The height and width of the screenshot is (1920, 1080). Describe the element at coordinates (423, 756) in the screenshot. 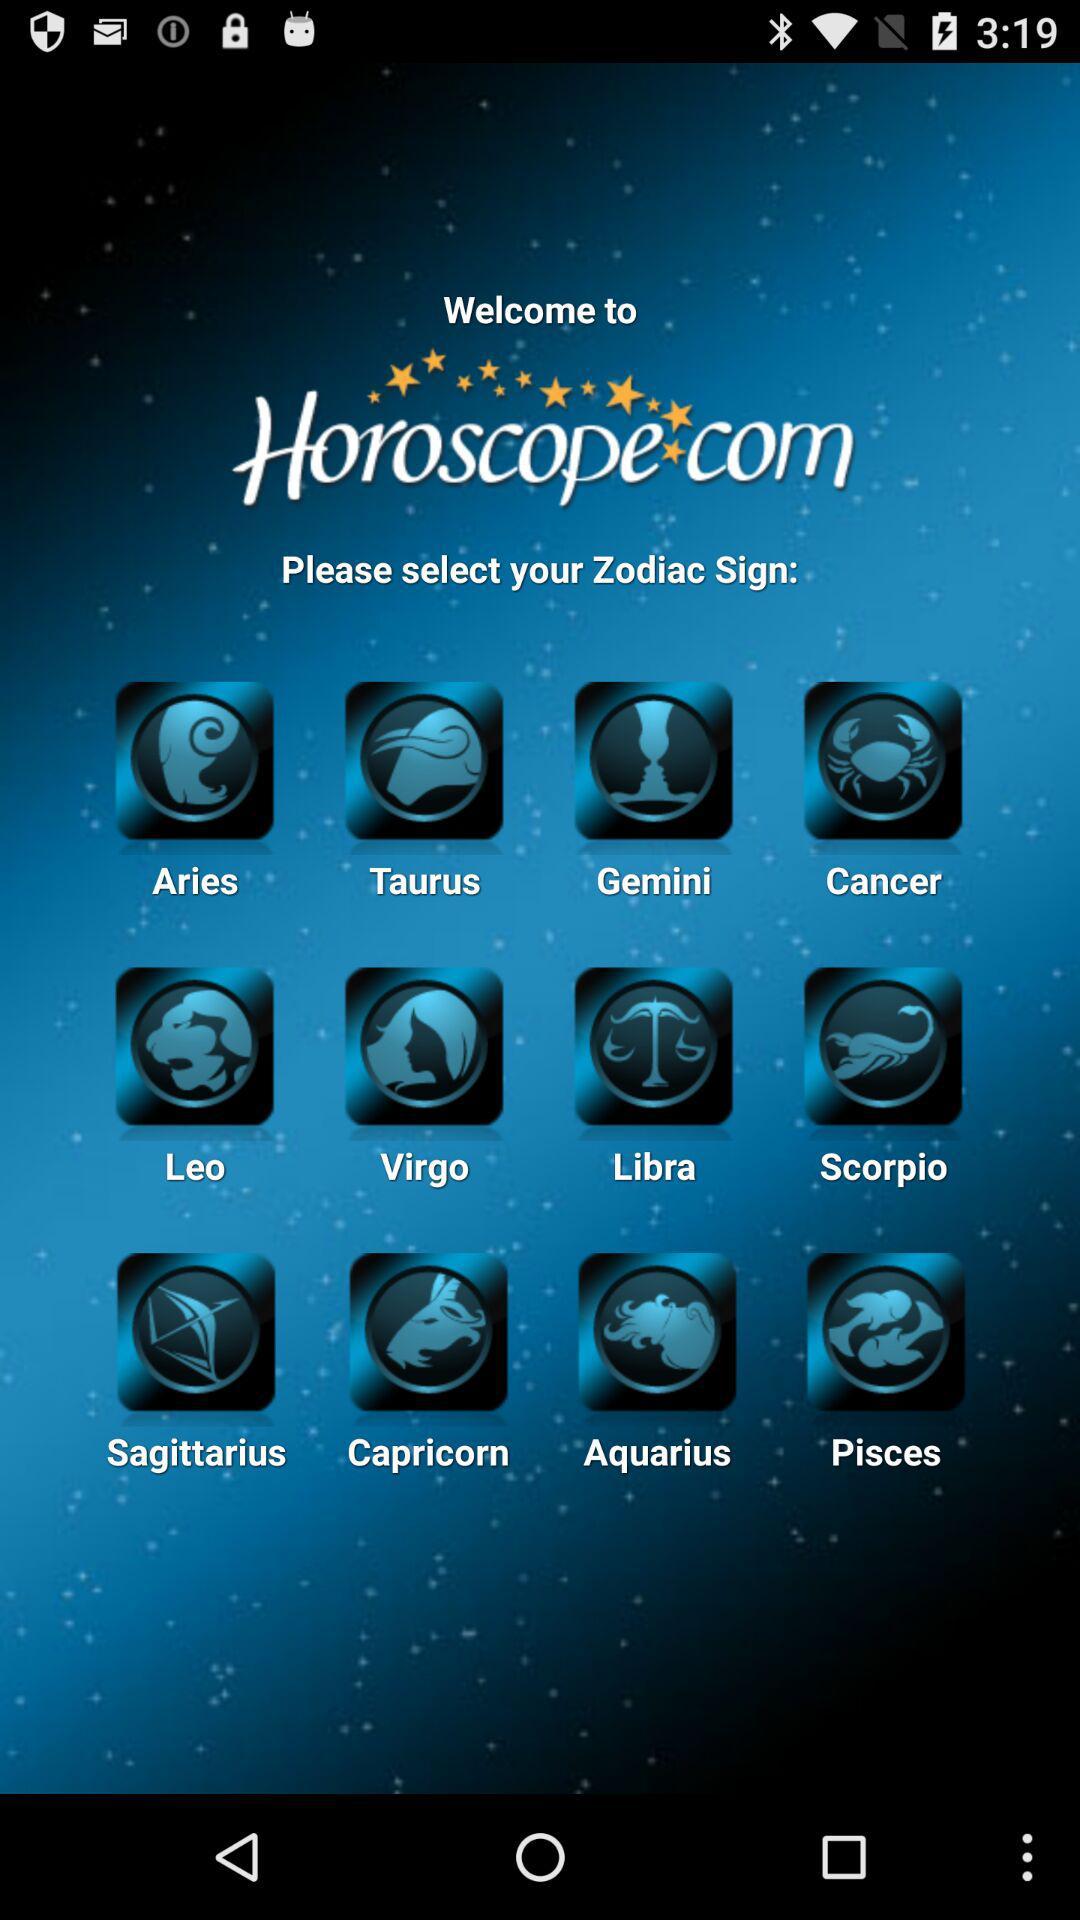

I see `taurus zodiac sign` at that location.